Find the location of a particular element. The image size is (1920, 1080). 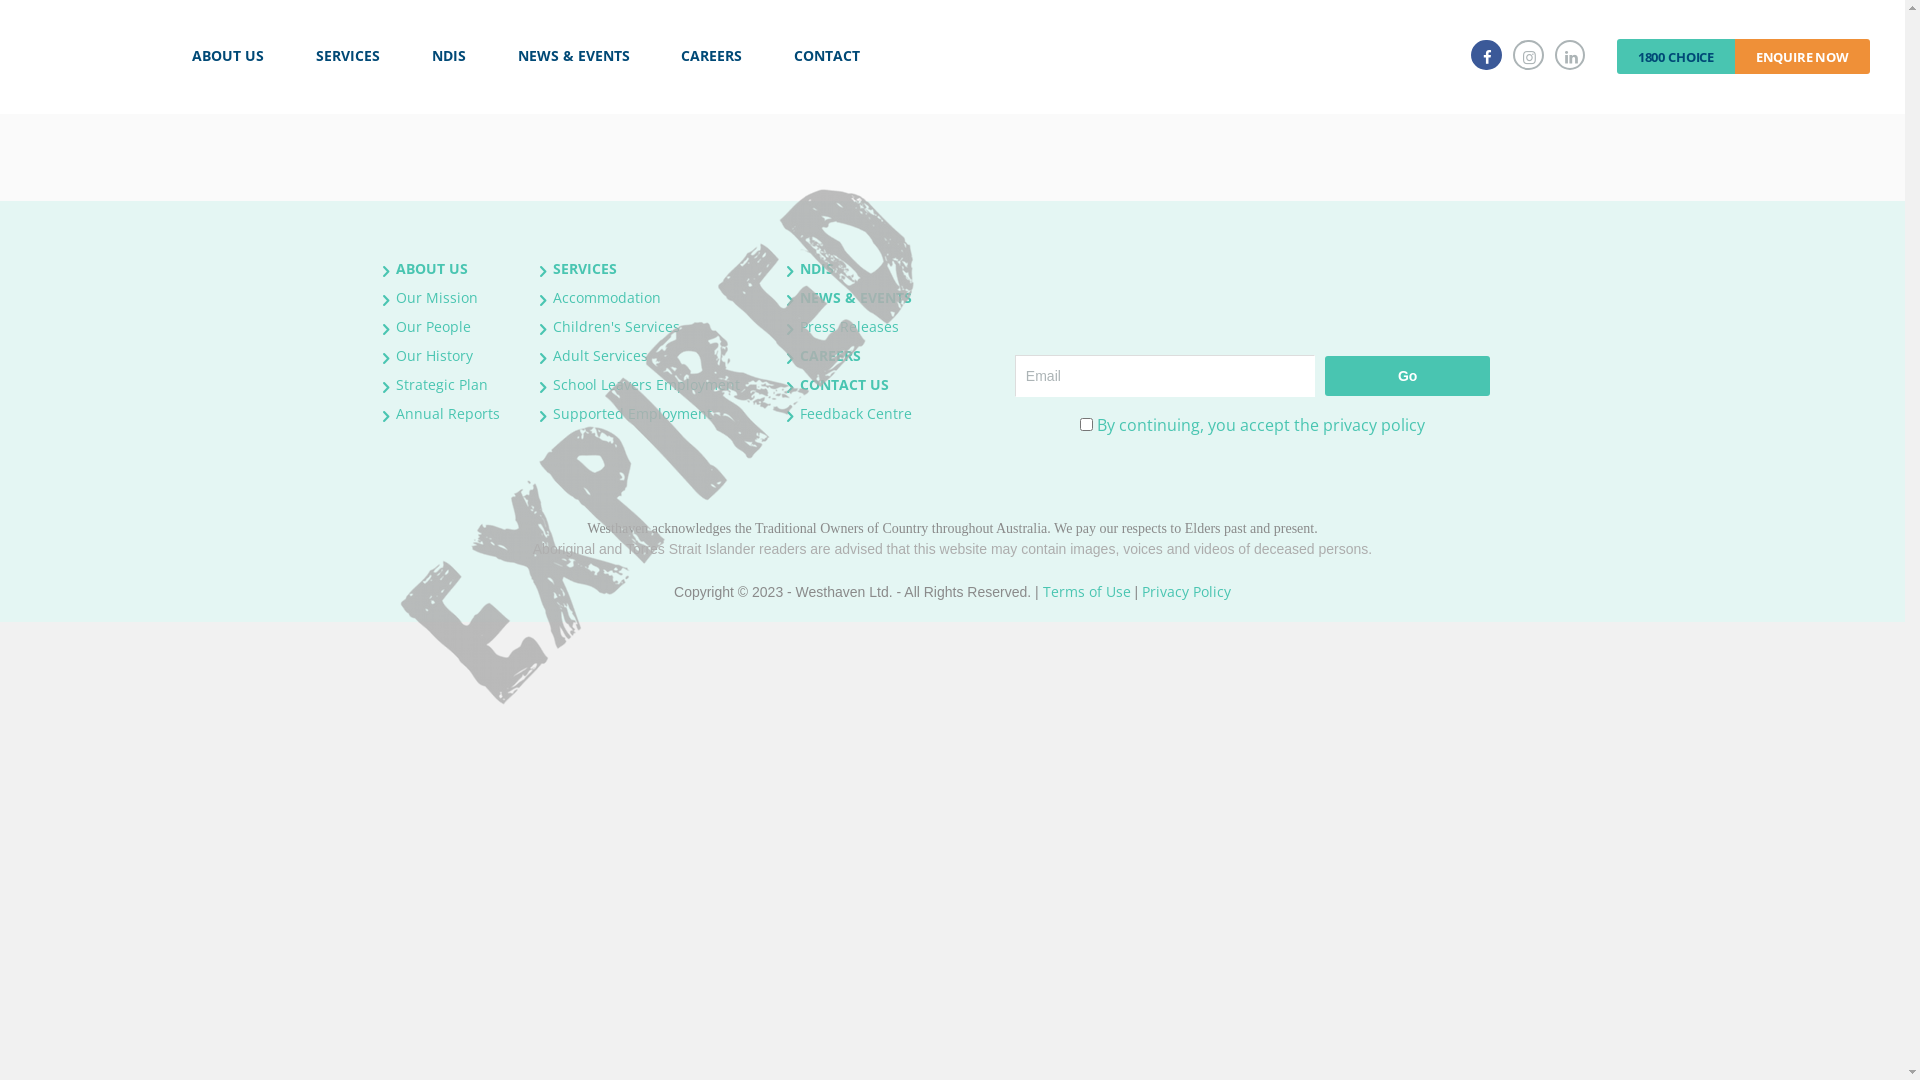

'Feedback Centre' is located at coordinates (855, 412).